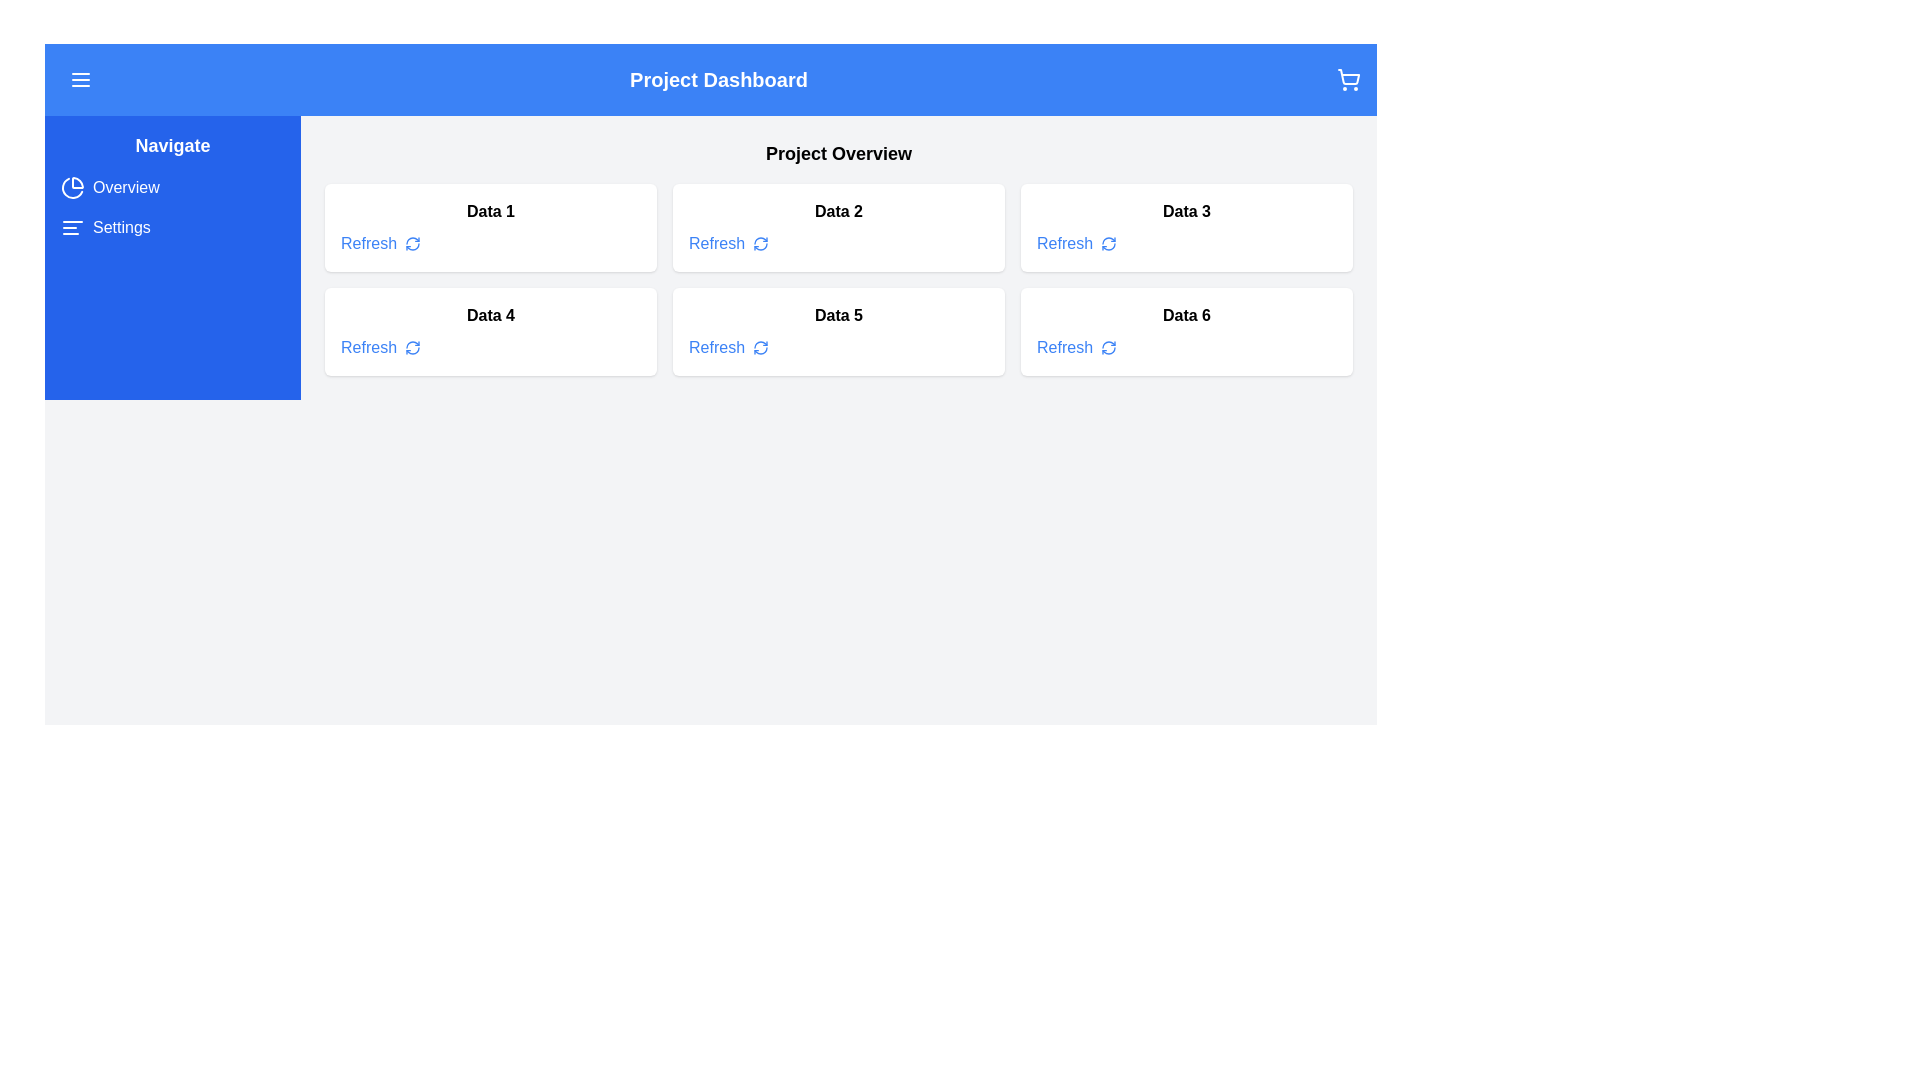 Image resolution: width=1920 pixels, height=1080 pixels. What do you see at coordinates (1186, 212) in the screenshot?
I see `the bold text label displaying 'Data 3' located in the third card of the top row under the 'Project Overview' section` at bounding box center [1186, 212].